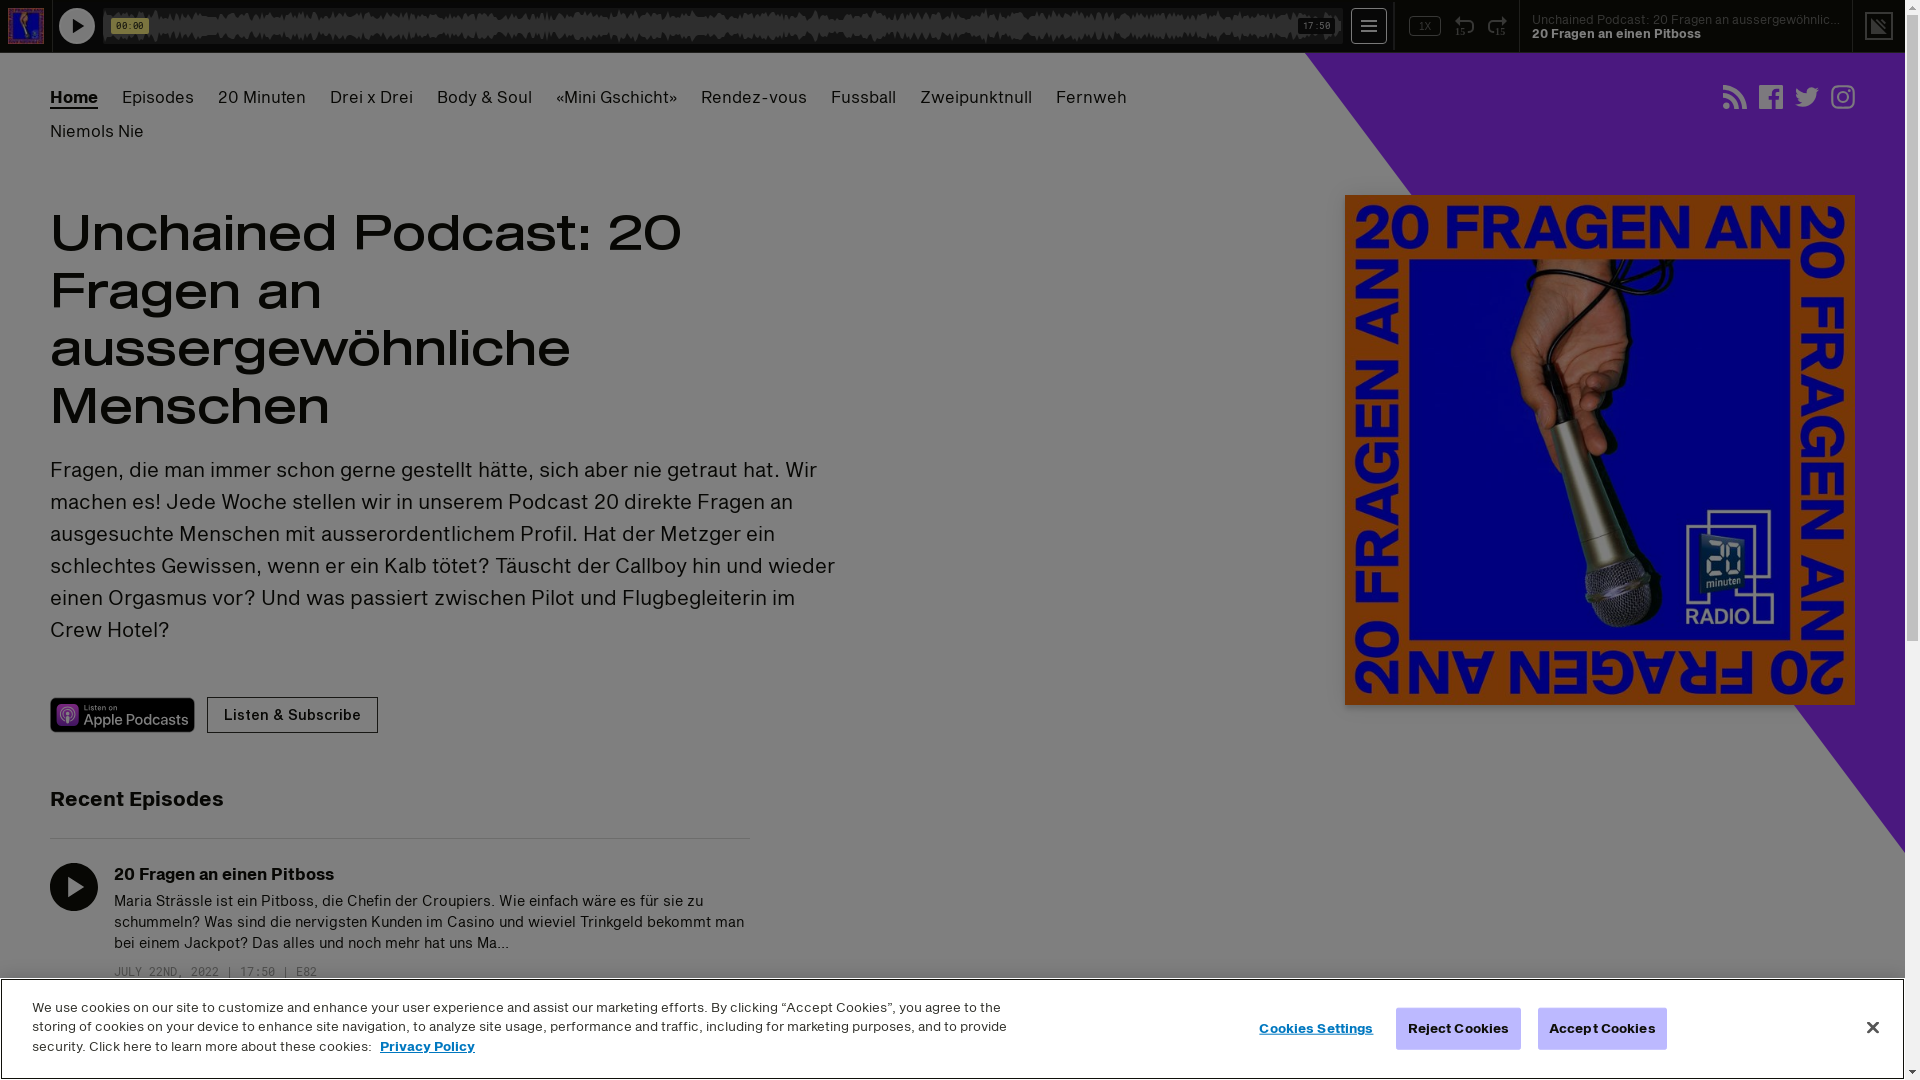  Describe the element at coordinates (1830, 96) in the screenshot. I see `'Instagram'` at that location.